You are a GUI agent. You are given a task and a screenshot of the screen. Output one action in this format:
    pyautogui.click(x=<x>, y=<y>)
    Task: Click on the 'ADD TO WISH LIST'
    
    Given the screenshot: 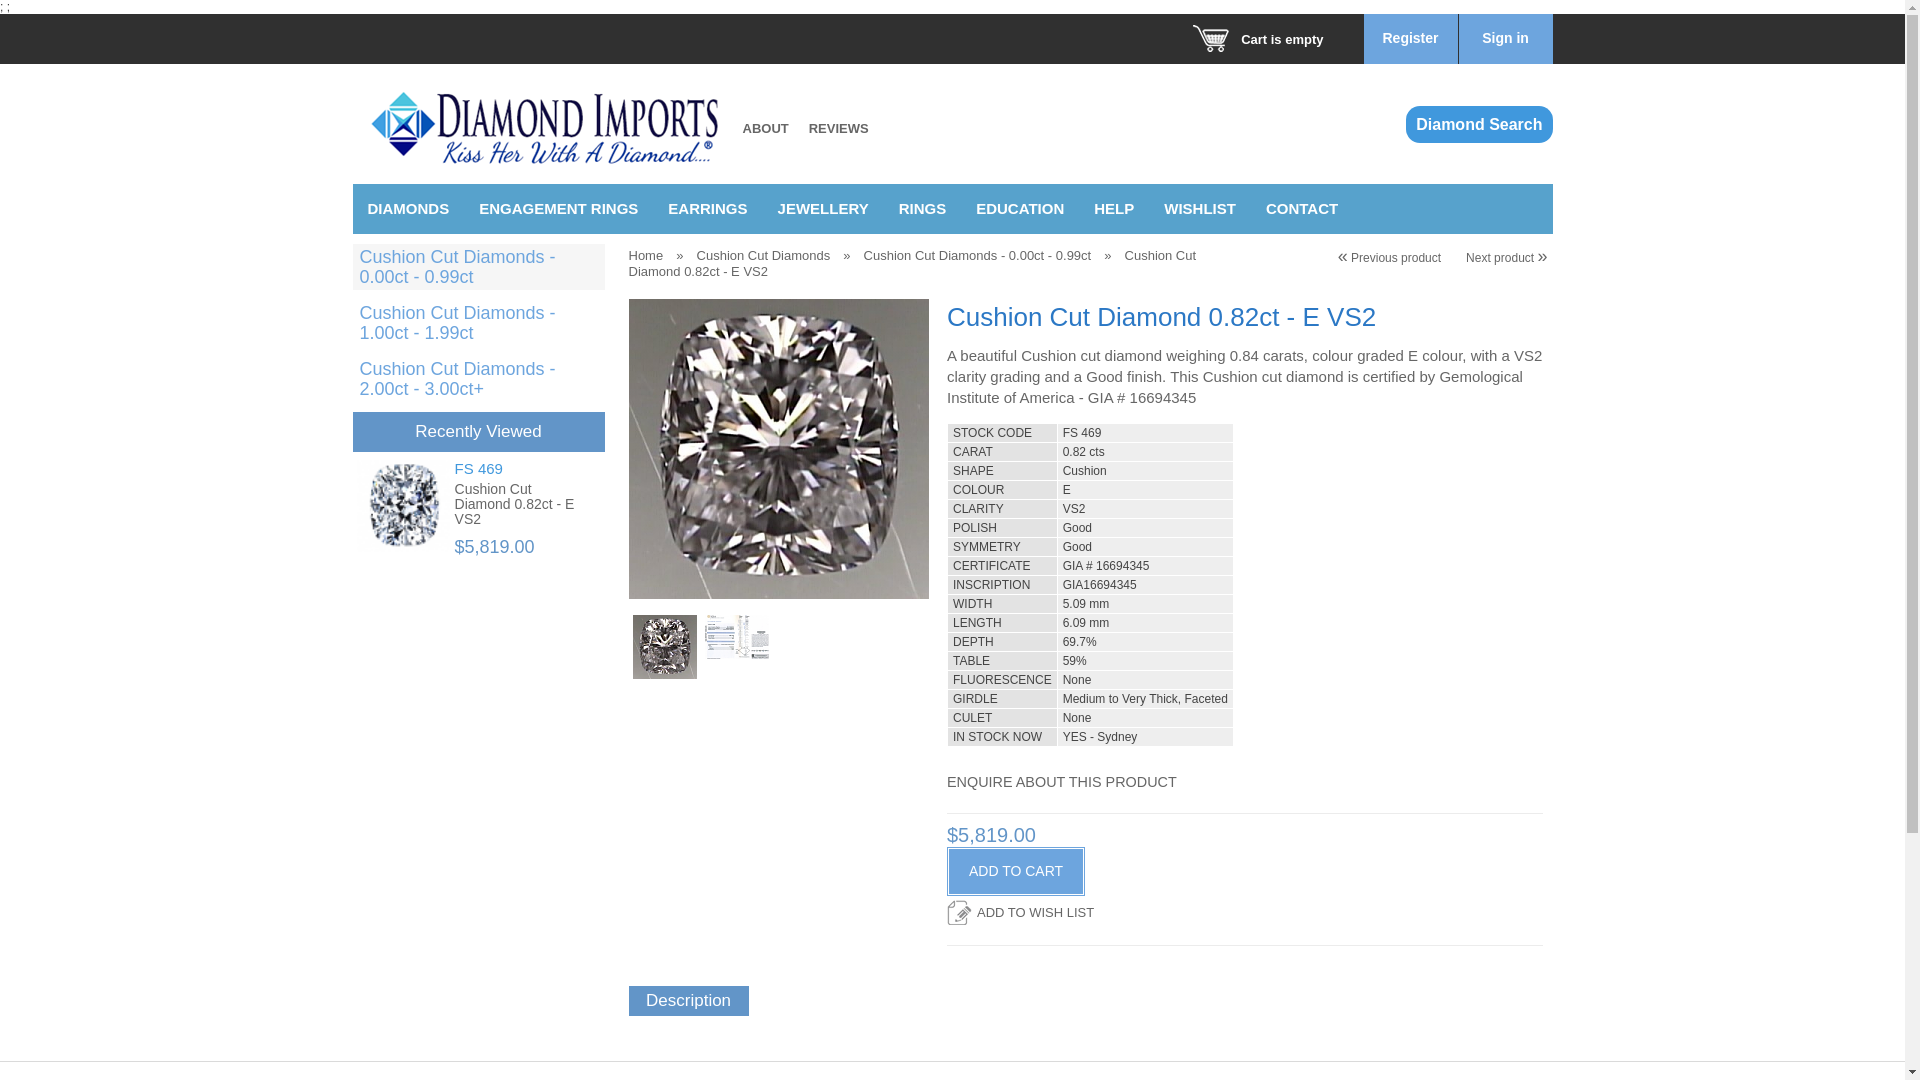 What is the action you would take?
    pyautogui.click(x=945, y=912)
    